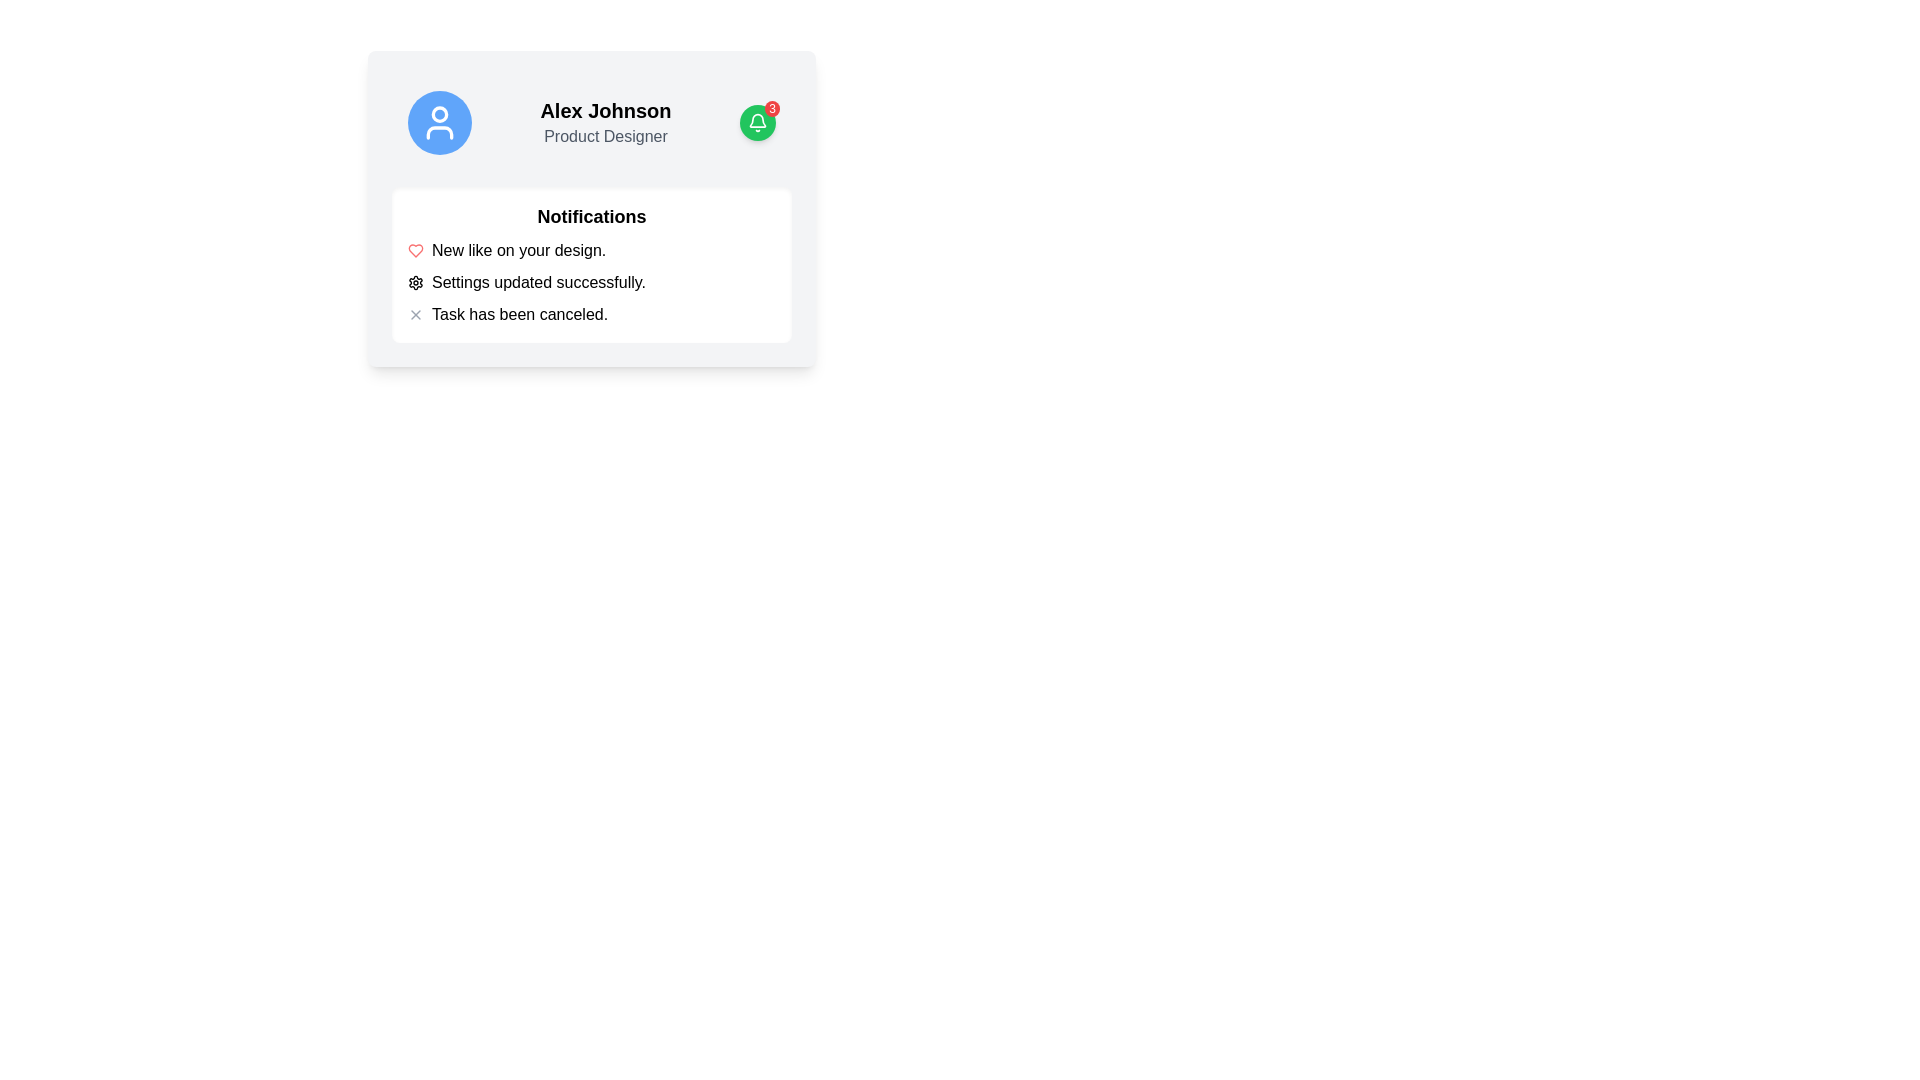 The width and height of the screenshot is (1920, 1080). What do you see at coordinates (415, 249) in the screenshot?
I see `the 'like' notification icon located to the left of the text 'New like on your design.'` at bounding box center [415, 249].